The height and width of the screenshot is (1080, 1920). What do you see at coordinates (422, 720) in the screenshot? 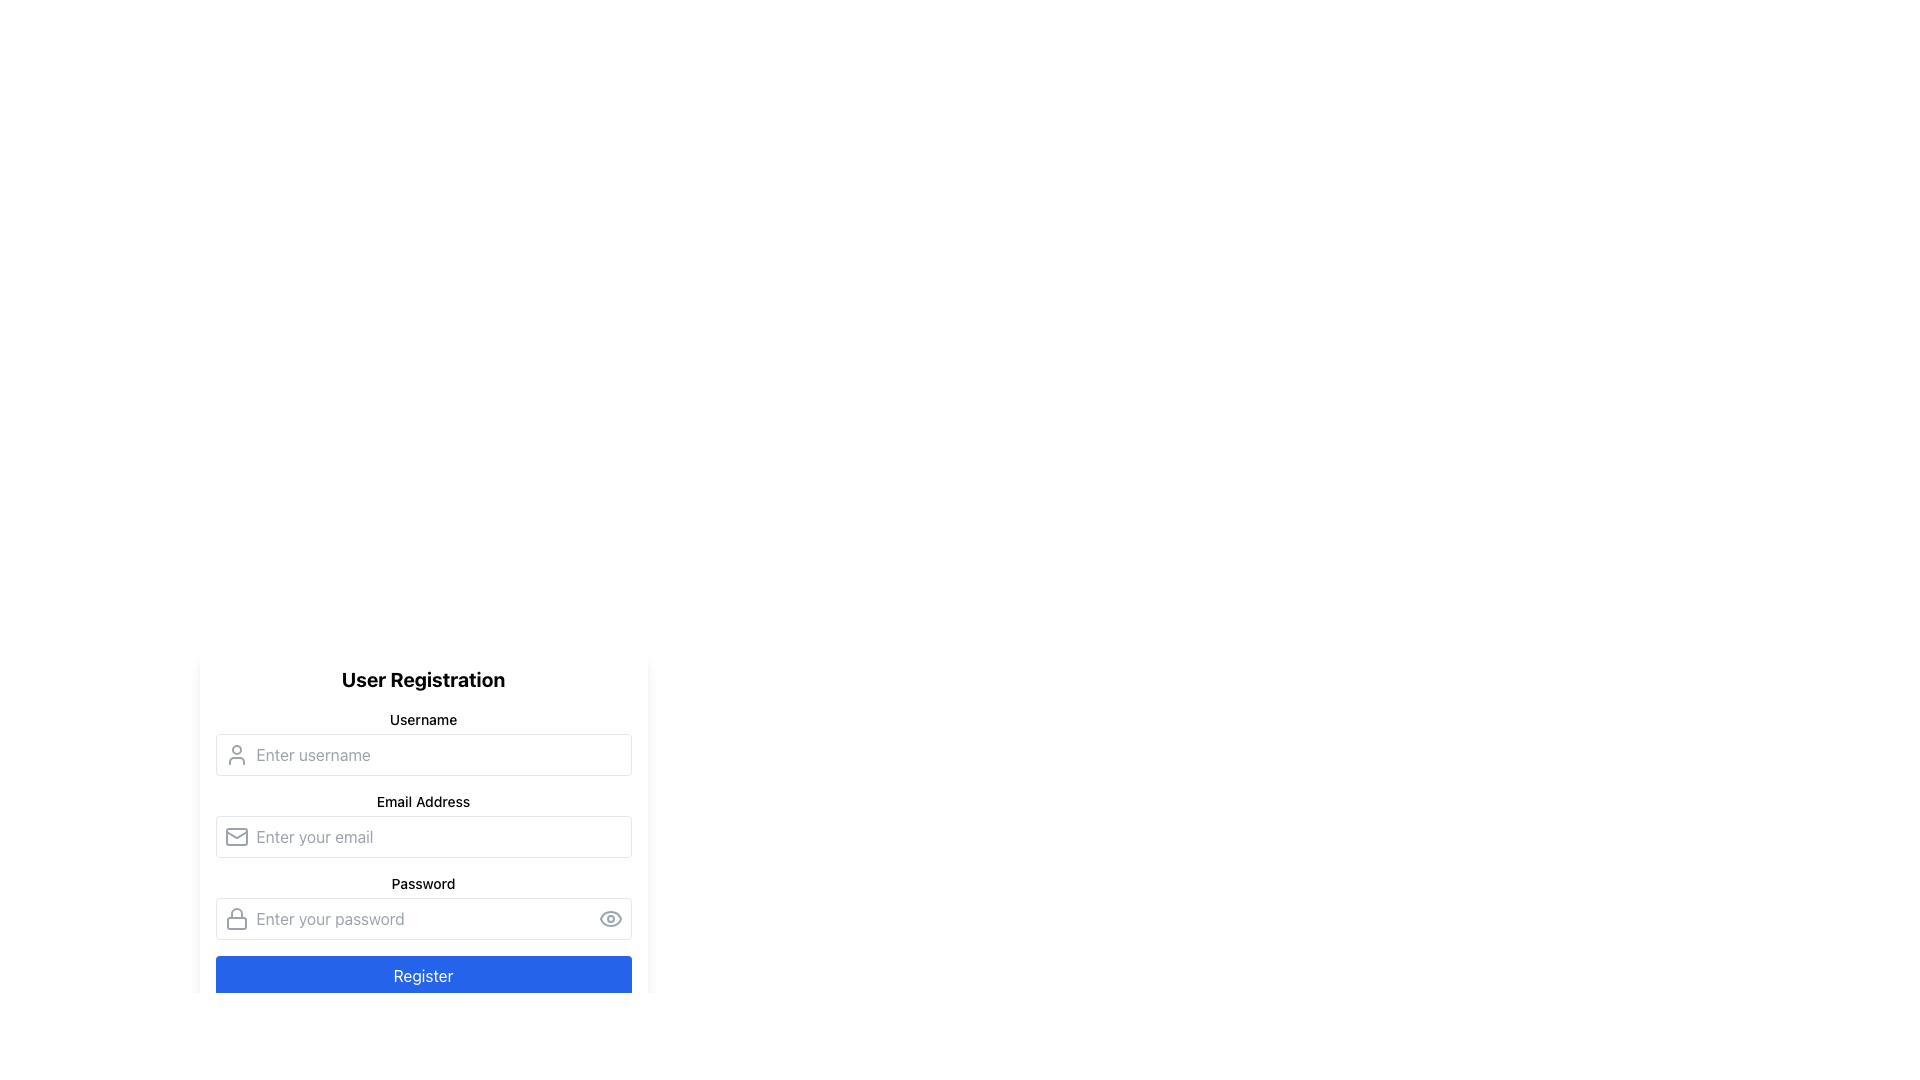
I see `'Username' label which is a medium-weight text label located above the input field for username entry` at bounding box center [422, 720].